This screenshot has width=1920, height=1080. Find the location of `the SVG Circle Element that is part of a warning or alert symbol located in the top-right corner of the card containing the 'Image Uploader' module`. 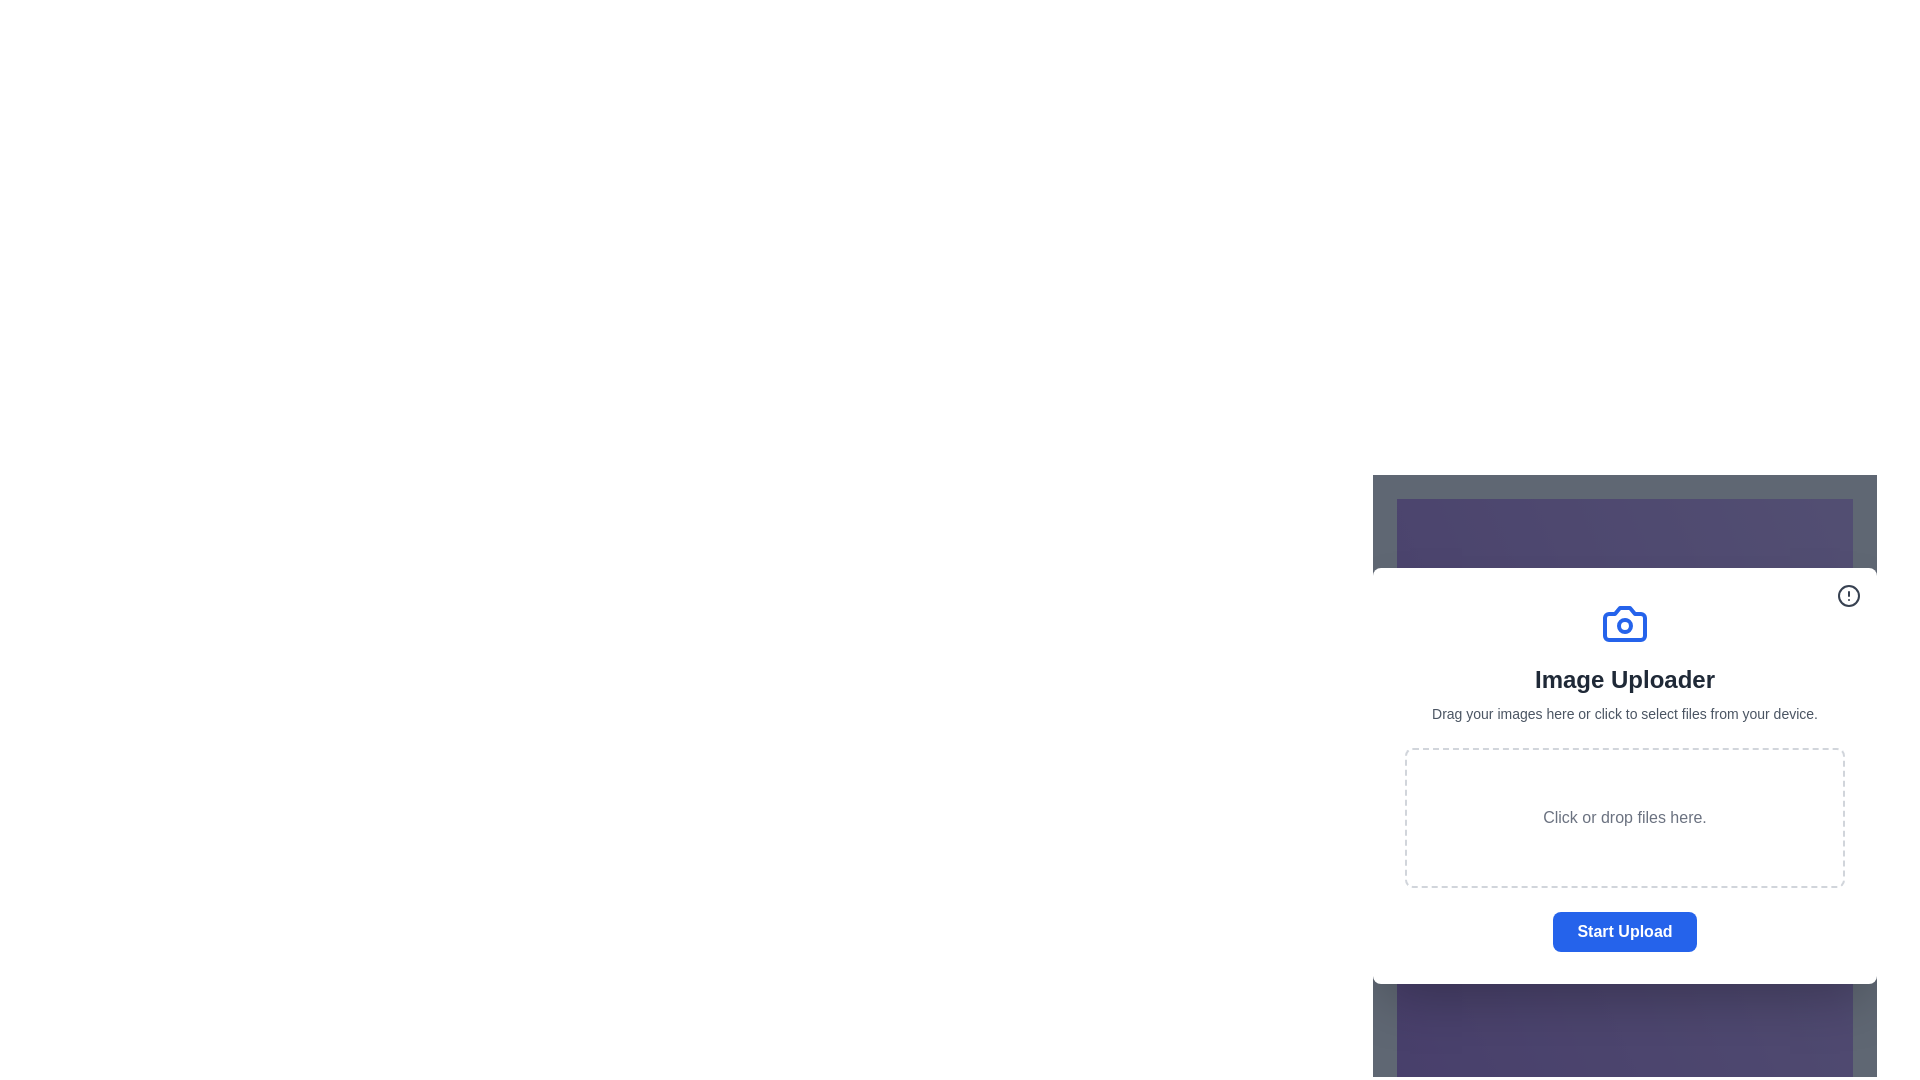

the SVG Circle Element that is part of a warning or alert symbol located in the top-right corner of the card containing the 'Image Uploader' module is located at coordinates (1847, 595).